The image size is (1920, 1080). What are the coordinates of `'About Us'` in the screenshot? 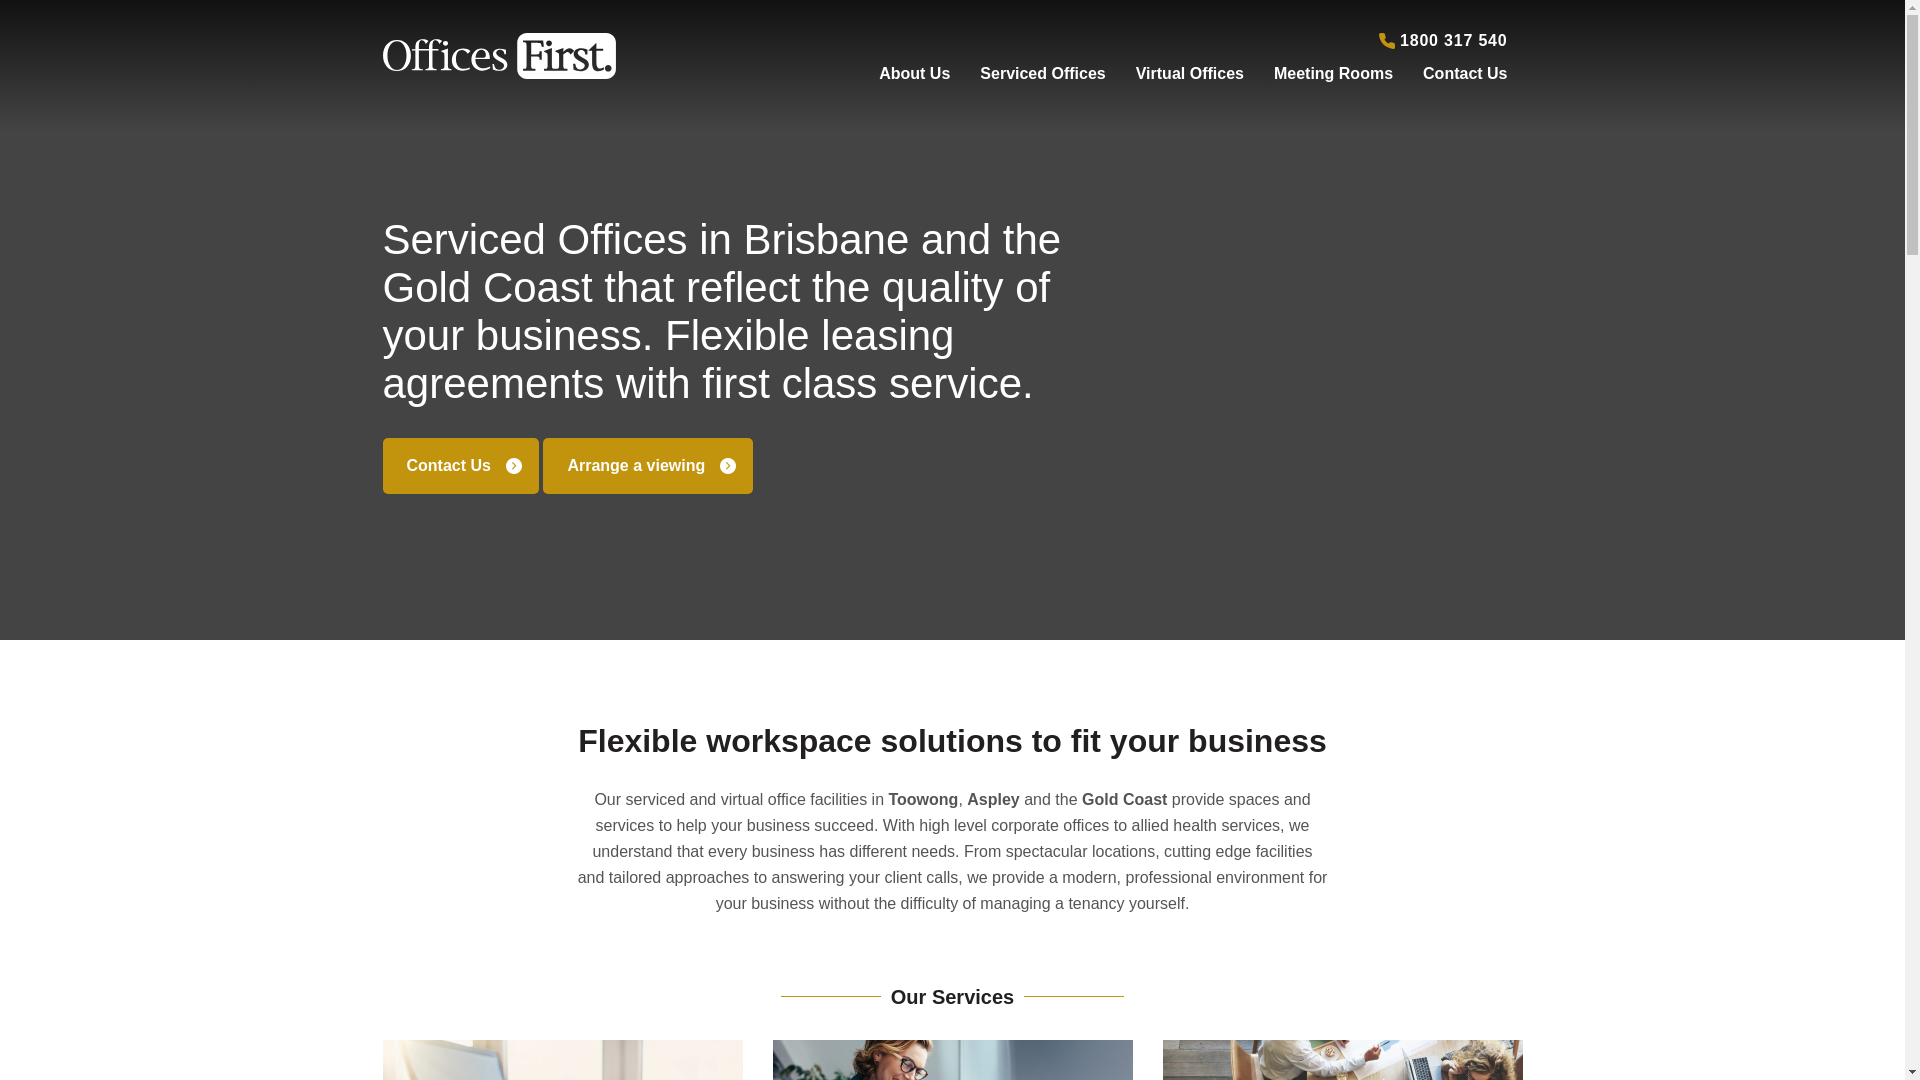 It's located at (913, 68).